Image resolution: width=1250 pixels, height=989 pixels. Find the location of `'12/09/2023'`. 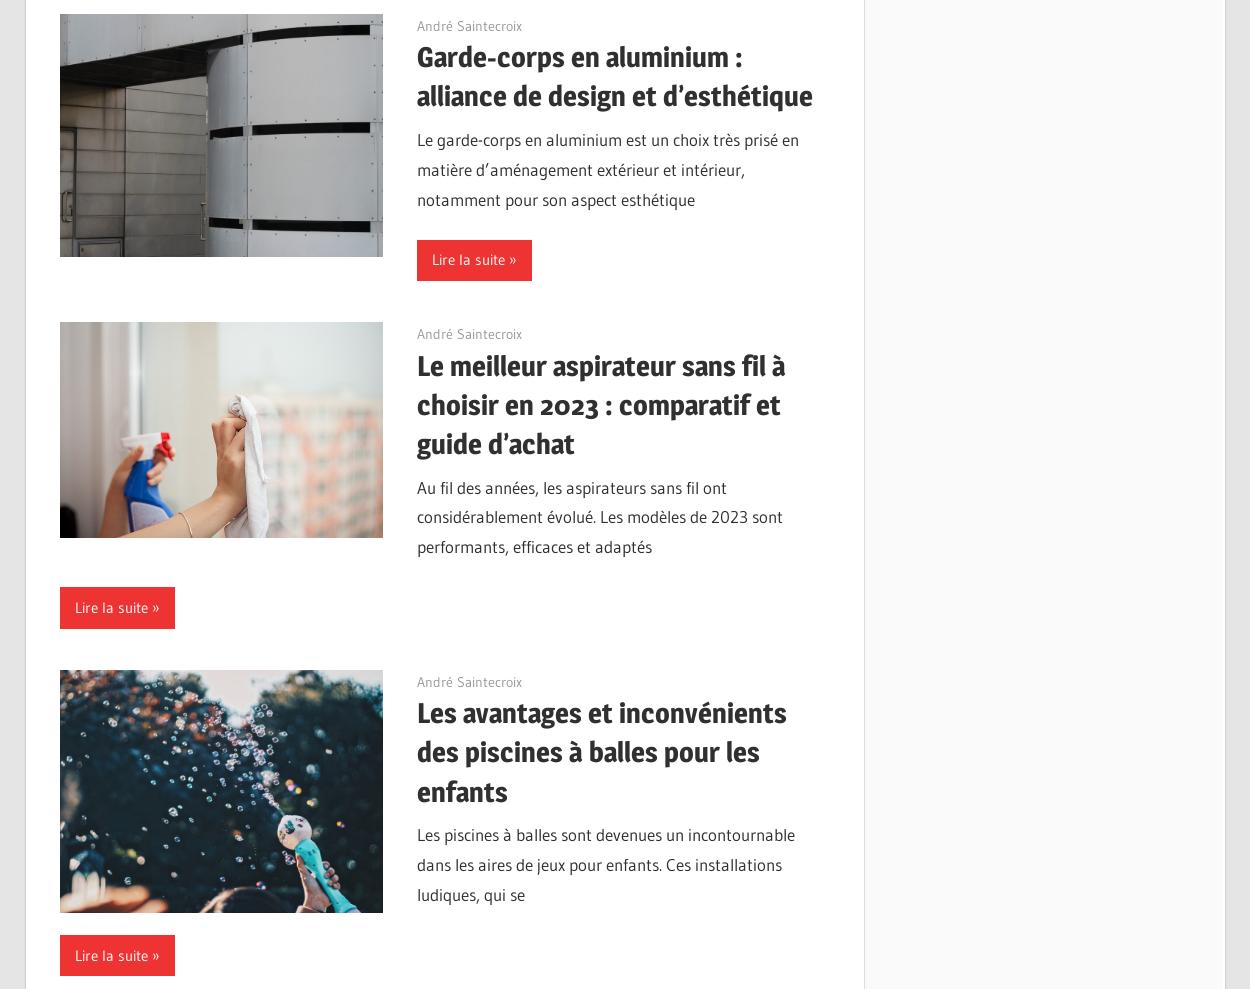

'12/09/2023' is located at coordinates (417, 680).